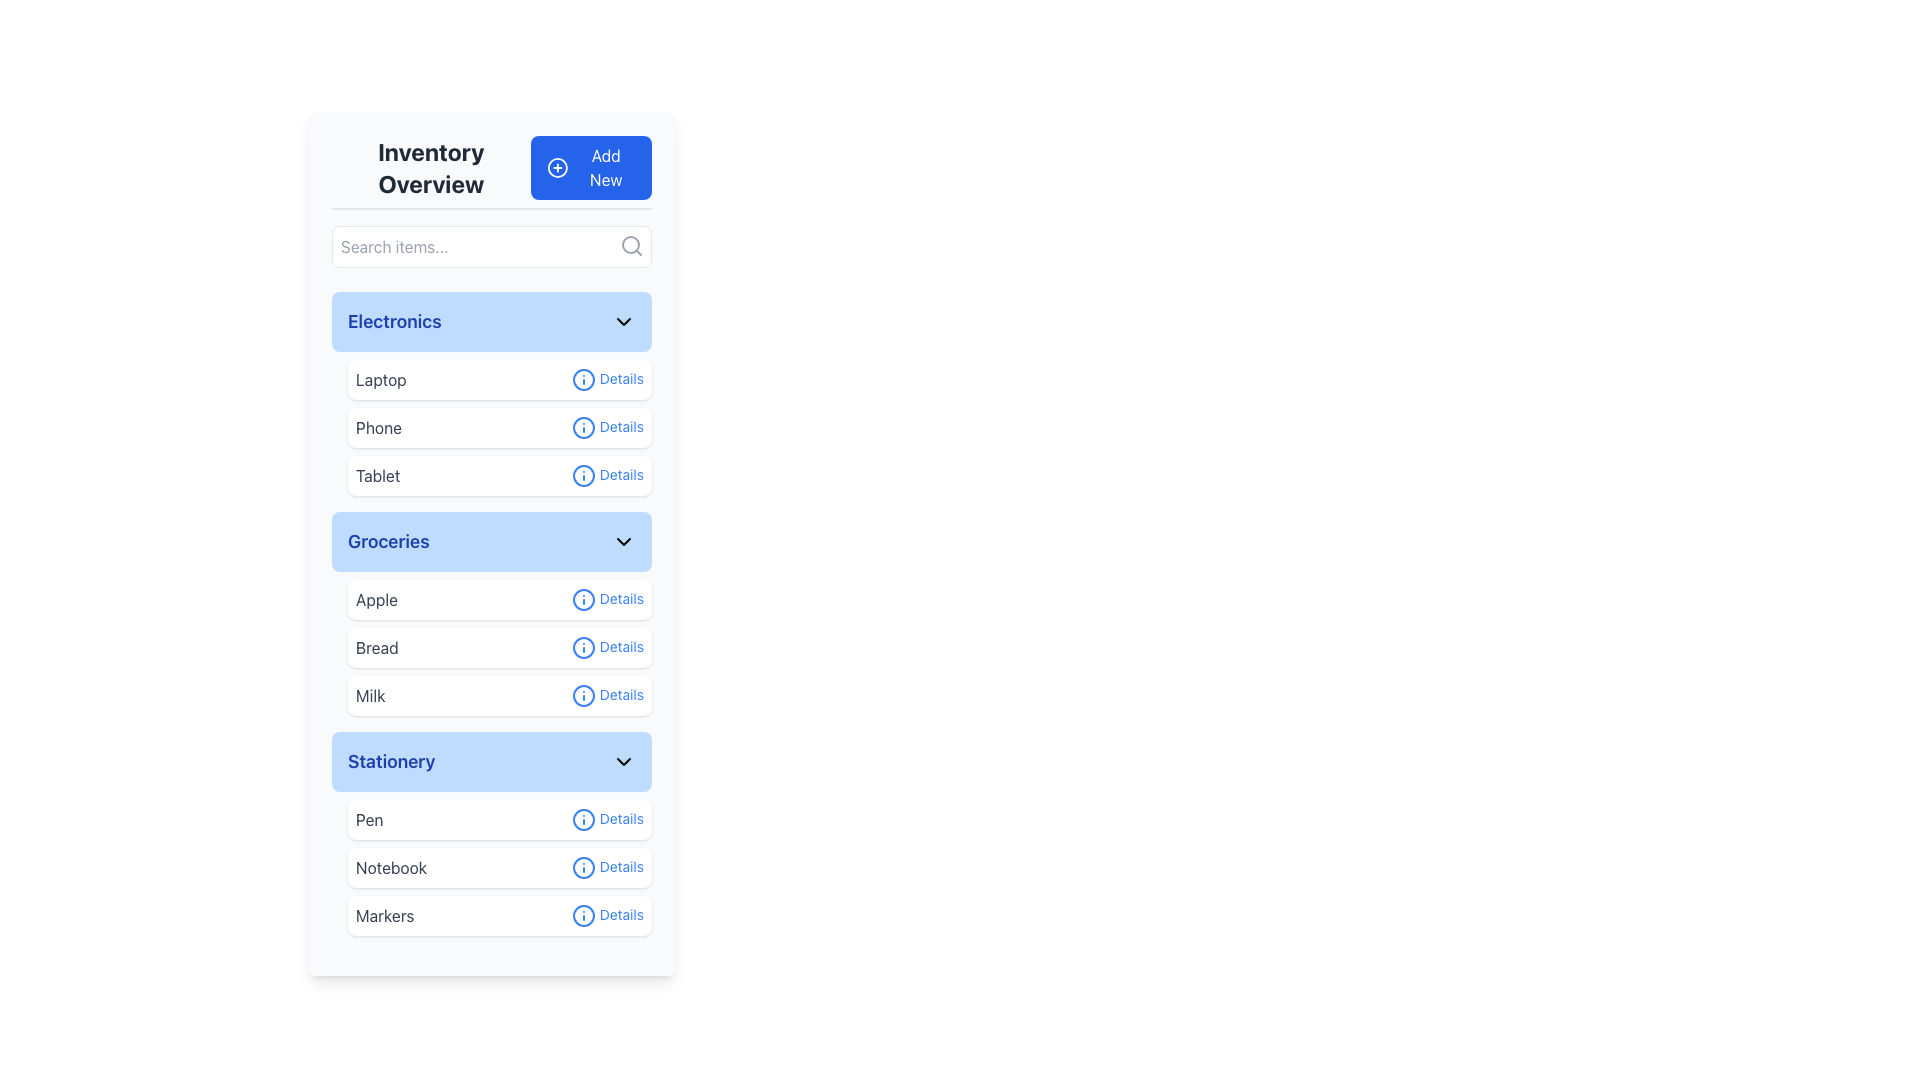 This screenshot has width=1920, height=1080. Describe the element at coordinates (623, 762) in the screenshot. I see `the Dropdown Toggle Icon located at the far right of the 'Stationery' header to trigger any hover effects` at that location.